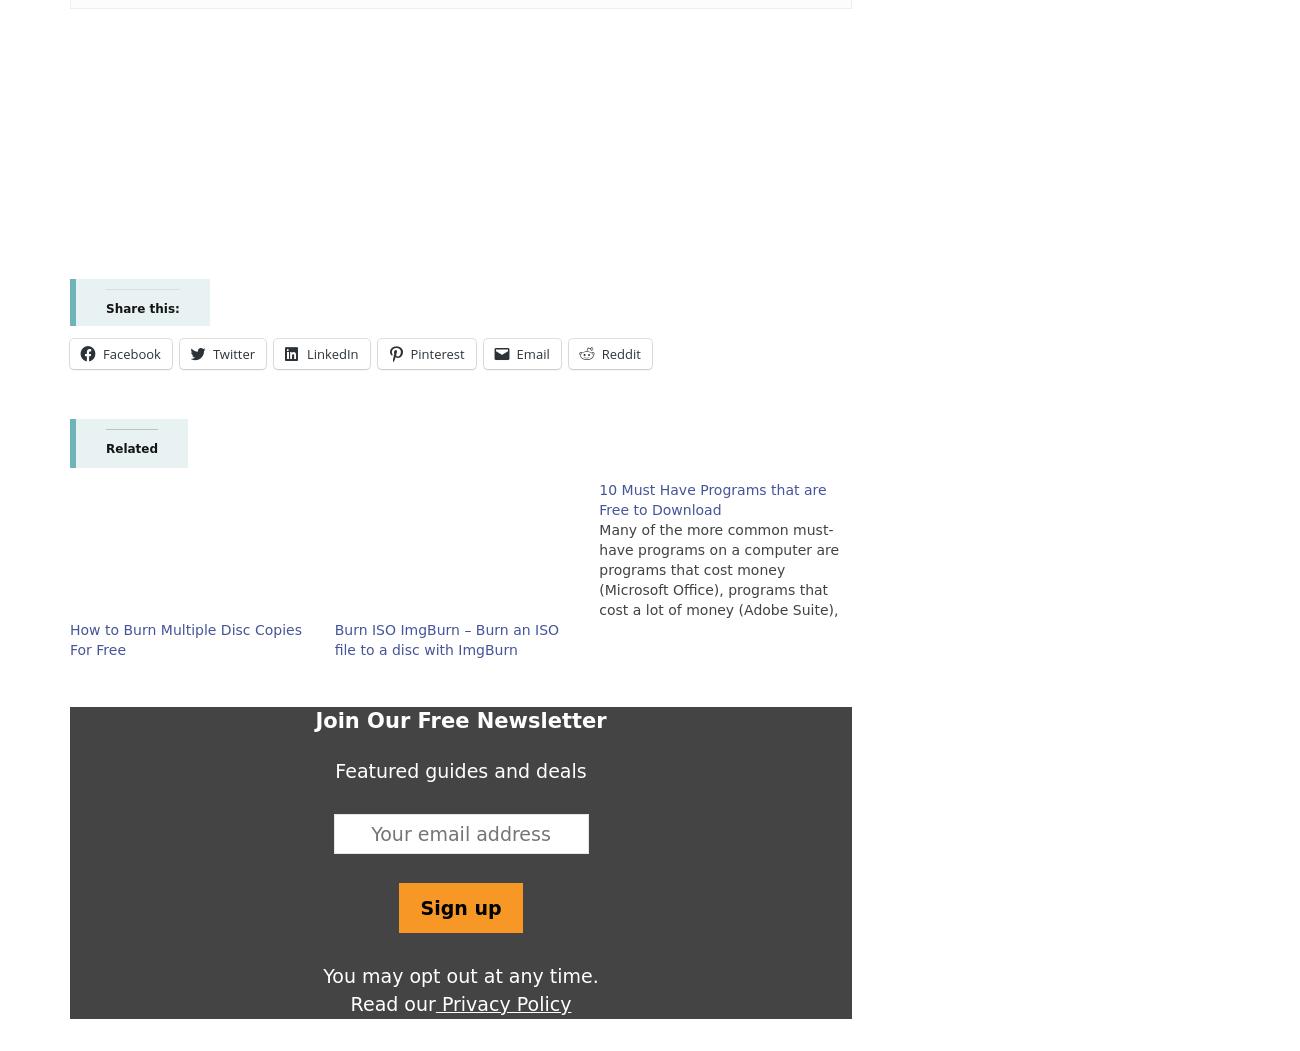 This screenshot has height=1051, width=1300. I want to click on 'Reddit', so click(620, 353).